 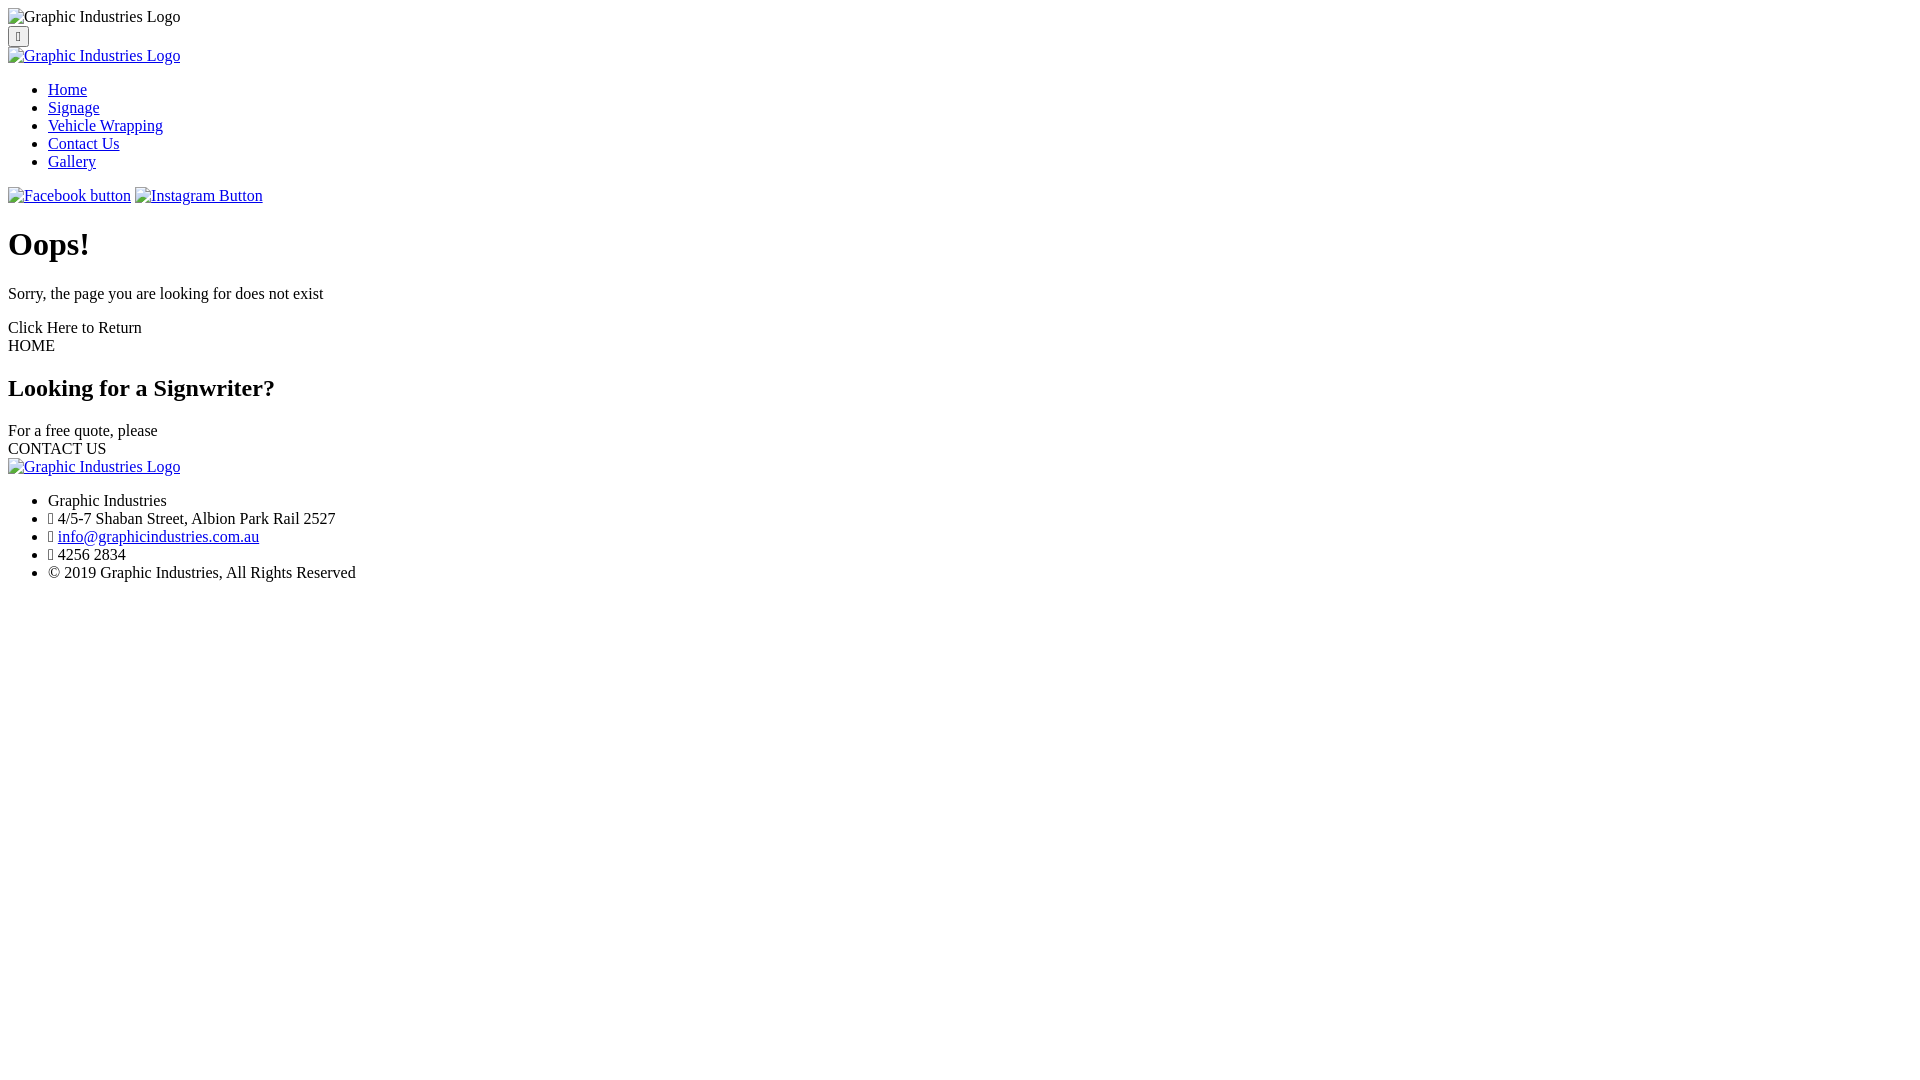 I want to click on 'Vehicle Wrapping', so click(x=104, y=125).